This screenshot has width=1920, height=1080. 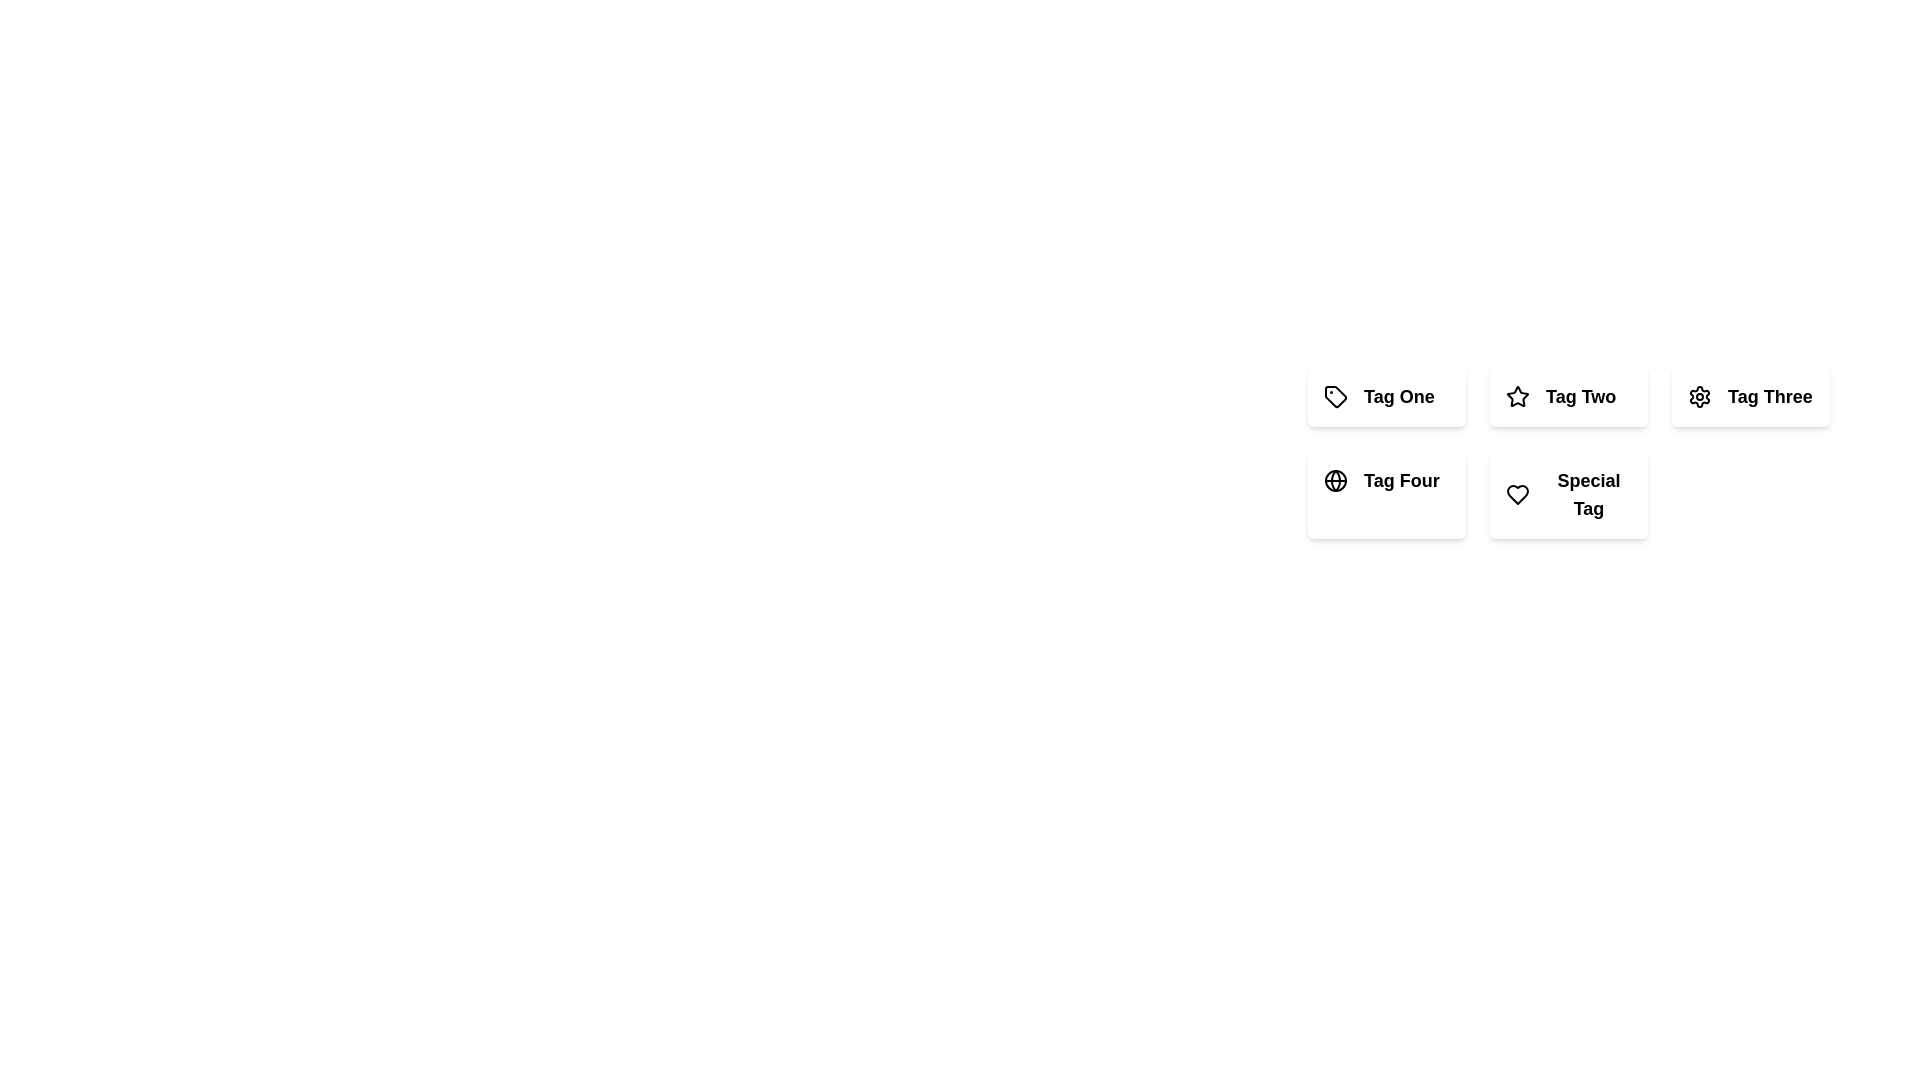 What do you see at coordinates (1335, 397) in the screenshot?
I see `the decorative icon associated with the 'Tag One' label, which is located in the top-left corner of the grid of tagged icons` at bounding box center [1335, 397].